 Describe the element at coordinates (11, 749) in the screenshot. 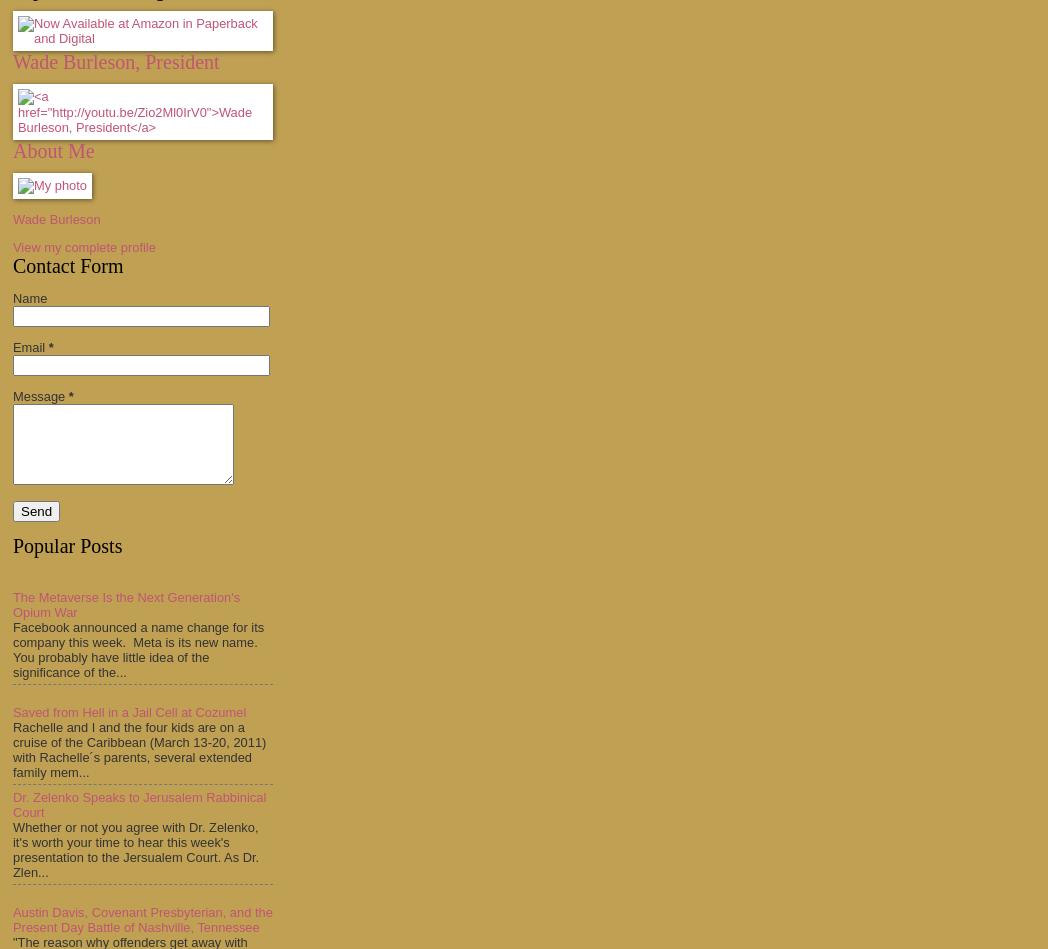

I see `'Rachelle and I and the four kids are on a cruise of the Caribbean (March 13-20, 2011) with Rachelle´s parents, several extended family mem...'` at that location.